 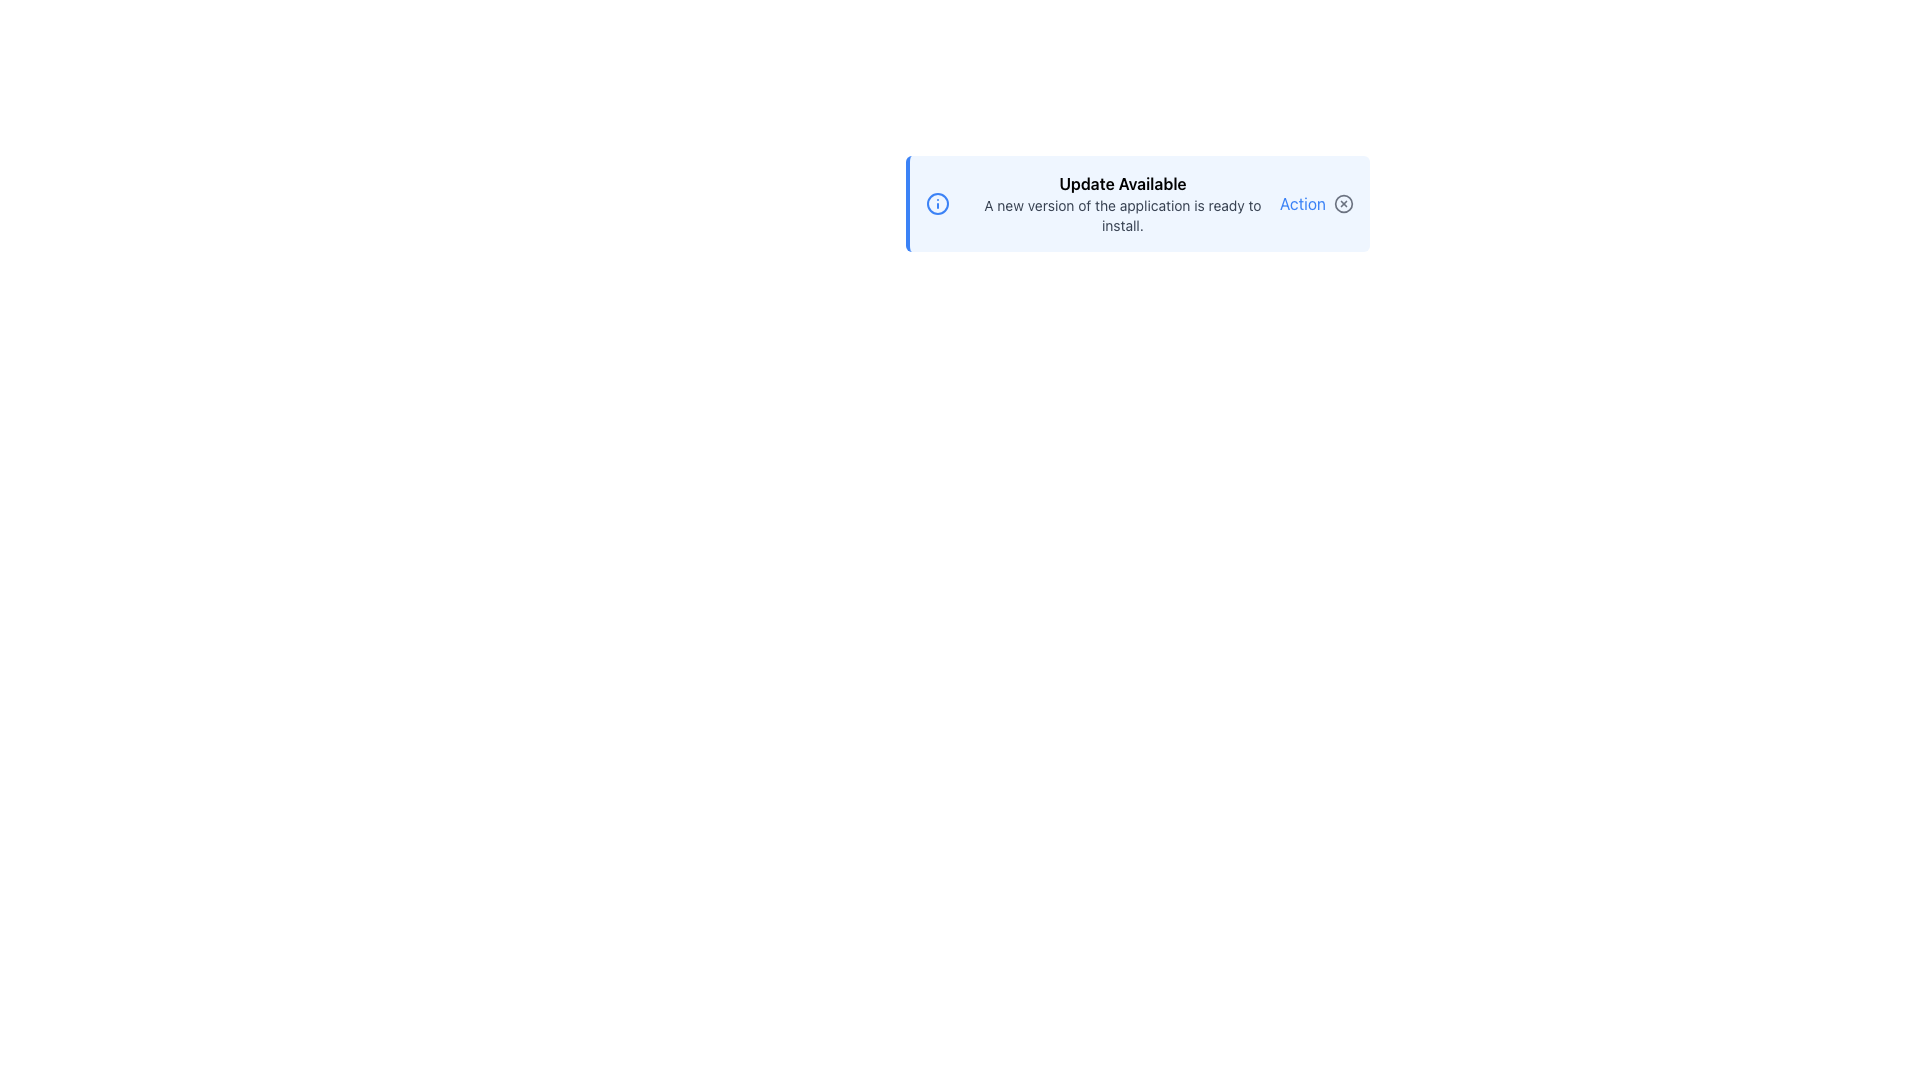 What do you see at coordinates (1315, 204) in the screenshot?
I see `the blue 'Action' text located on the rightmost side of the notification banner labeled 'Update Available'` at bounding box center [1315, 204].